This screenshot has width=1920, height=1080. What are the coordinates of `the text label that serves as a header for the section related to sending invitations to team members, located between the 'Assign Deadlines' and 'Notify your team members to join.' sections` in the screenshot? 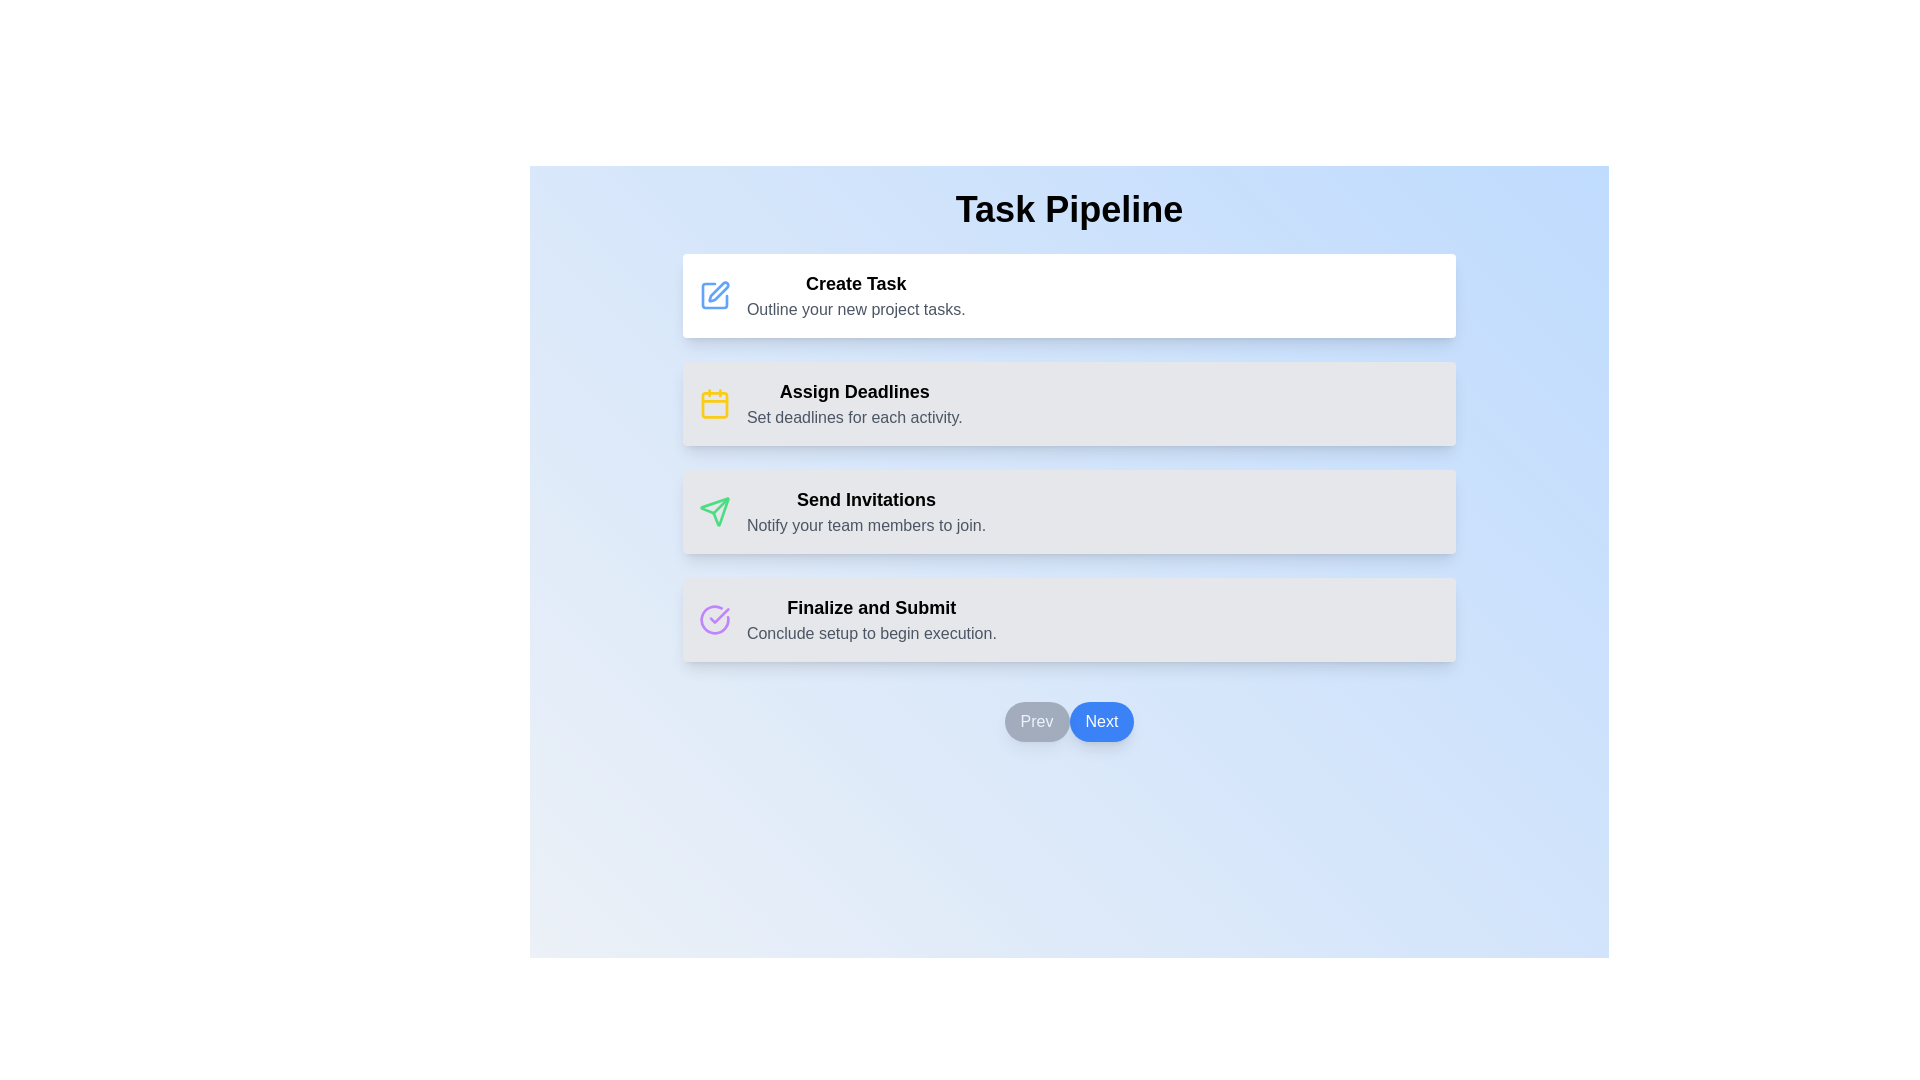 It's located at (866, 499).